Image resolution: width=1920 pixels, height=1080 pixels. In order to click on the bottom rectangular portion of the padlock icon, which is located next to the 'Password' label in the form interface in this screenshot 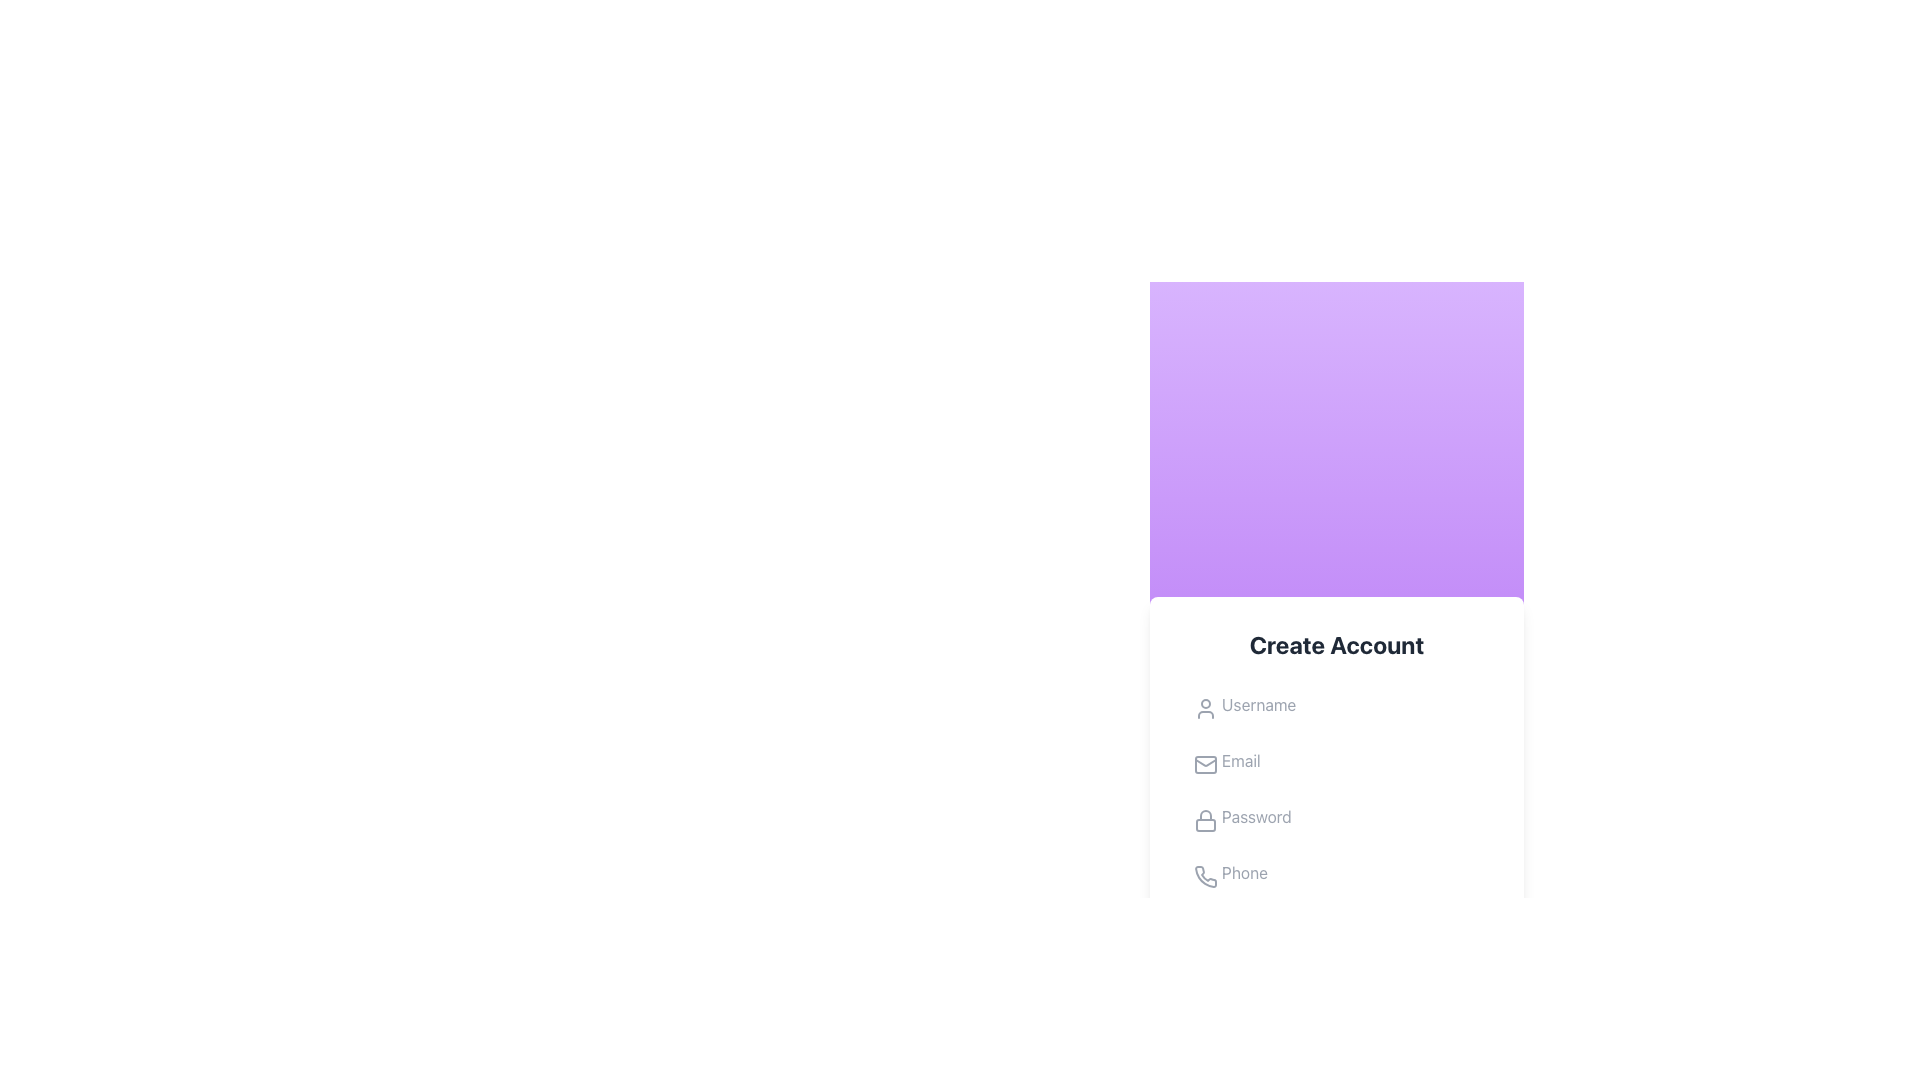, I will do `click(1204, 825)`.